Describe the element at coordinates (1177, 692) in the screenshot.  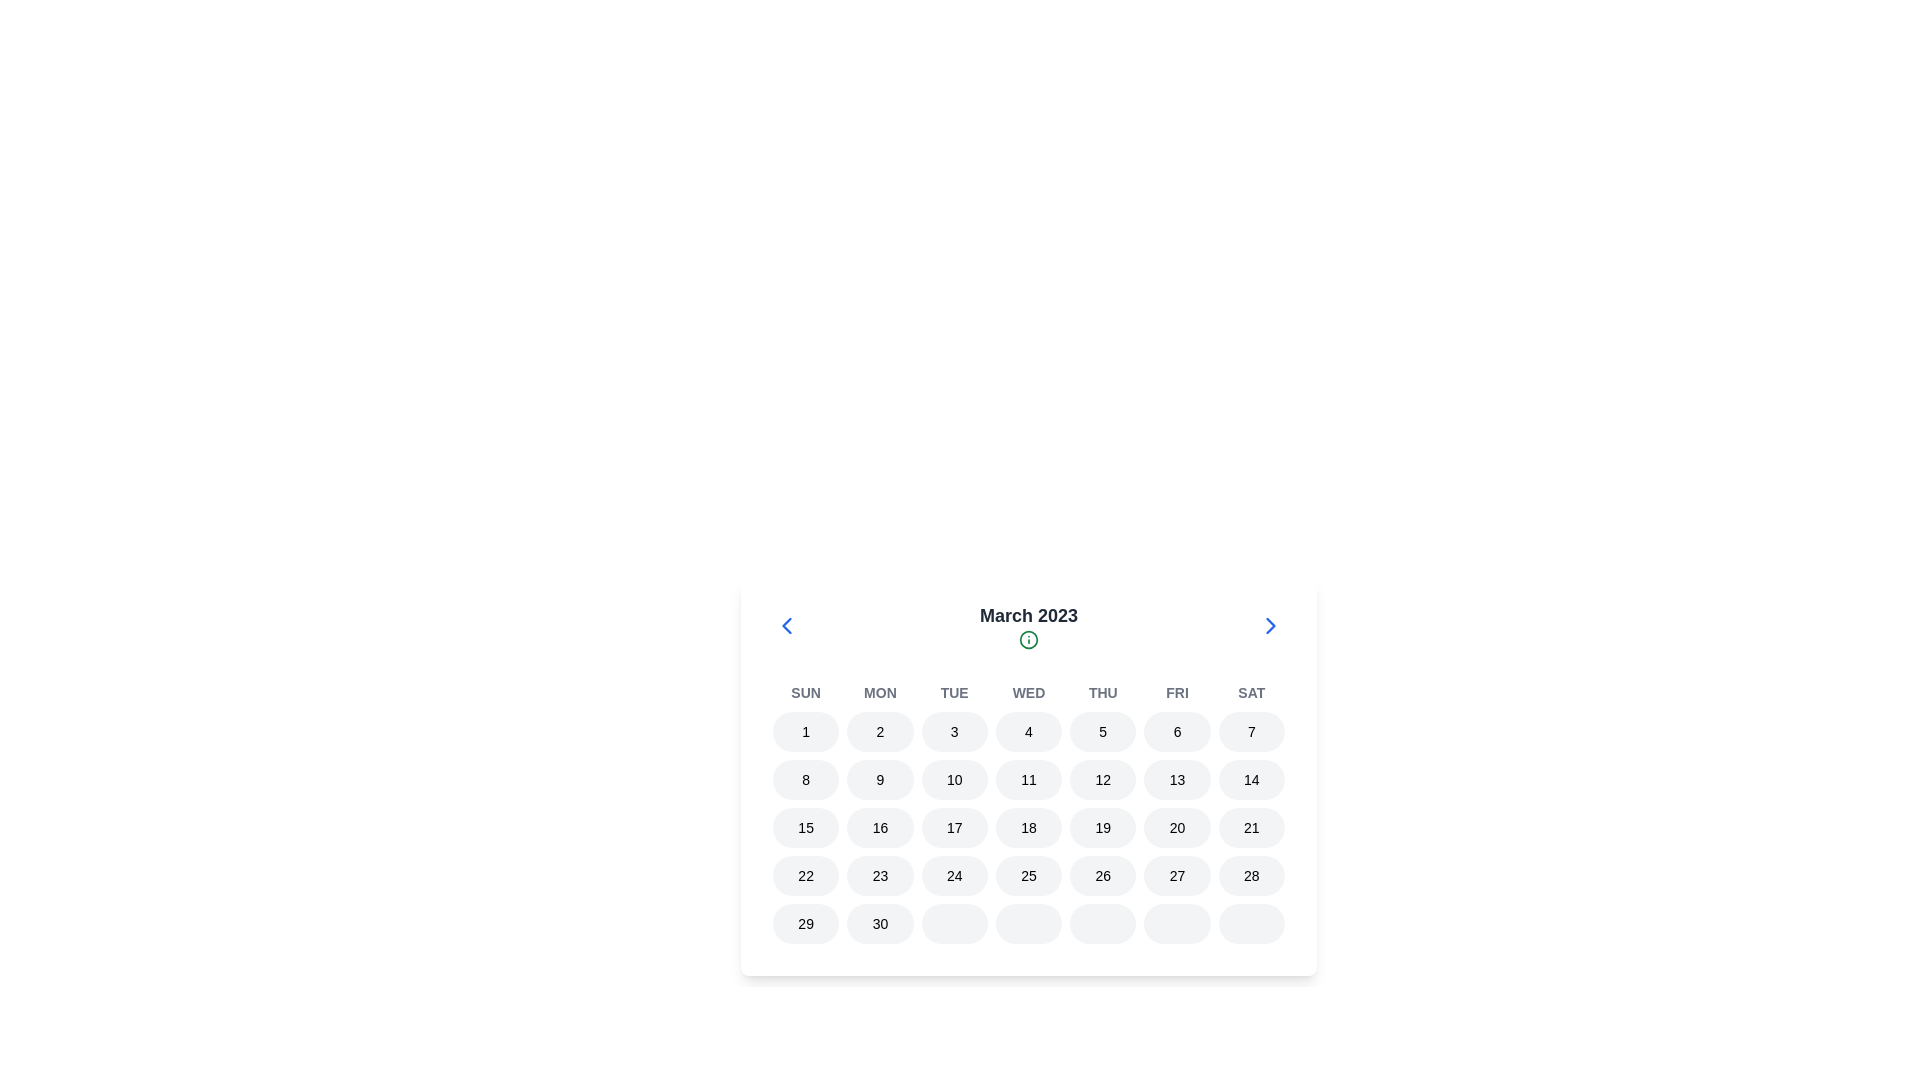
I see `the text label displaying 'FRI', which is styled in gray and is the sixth element among the day abbreviations` at that location.